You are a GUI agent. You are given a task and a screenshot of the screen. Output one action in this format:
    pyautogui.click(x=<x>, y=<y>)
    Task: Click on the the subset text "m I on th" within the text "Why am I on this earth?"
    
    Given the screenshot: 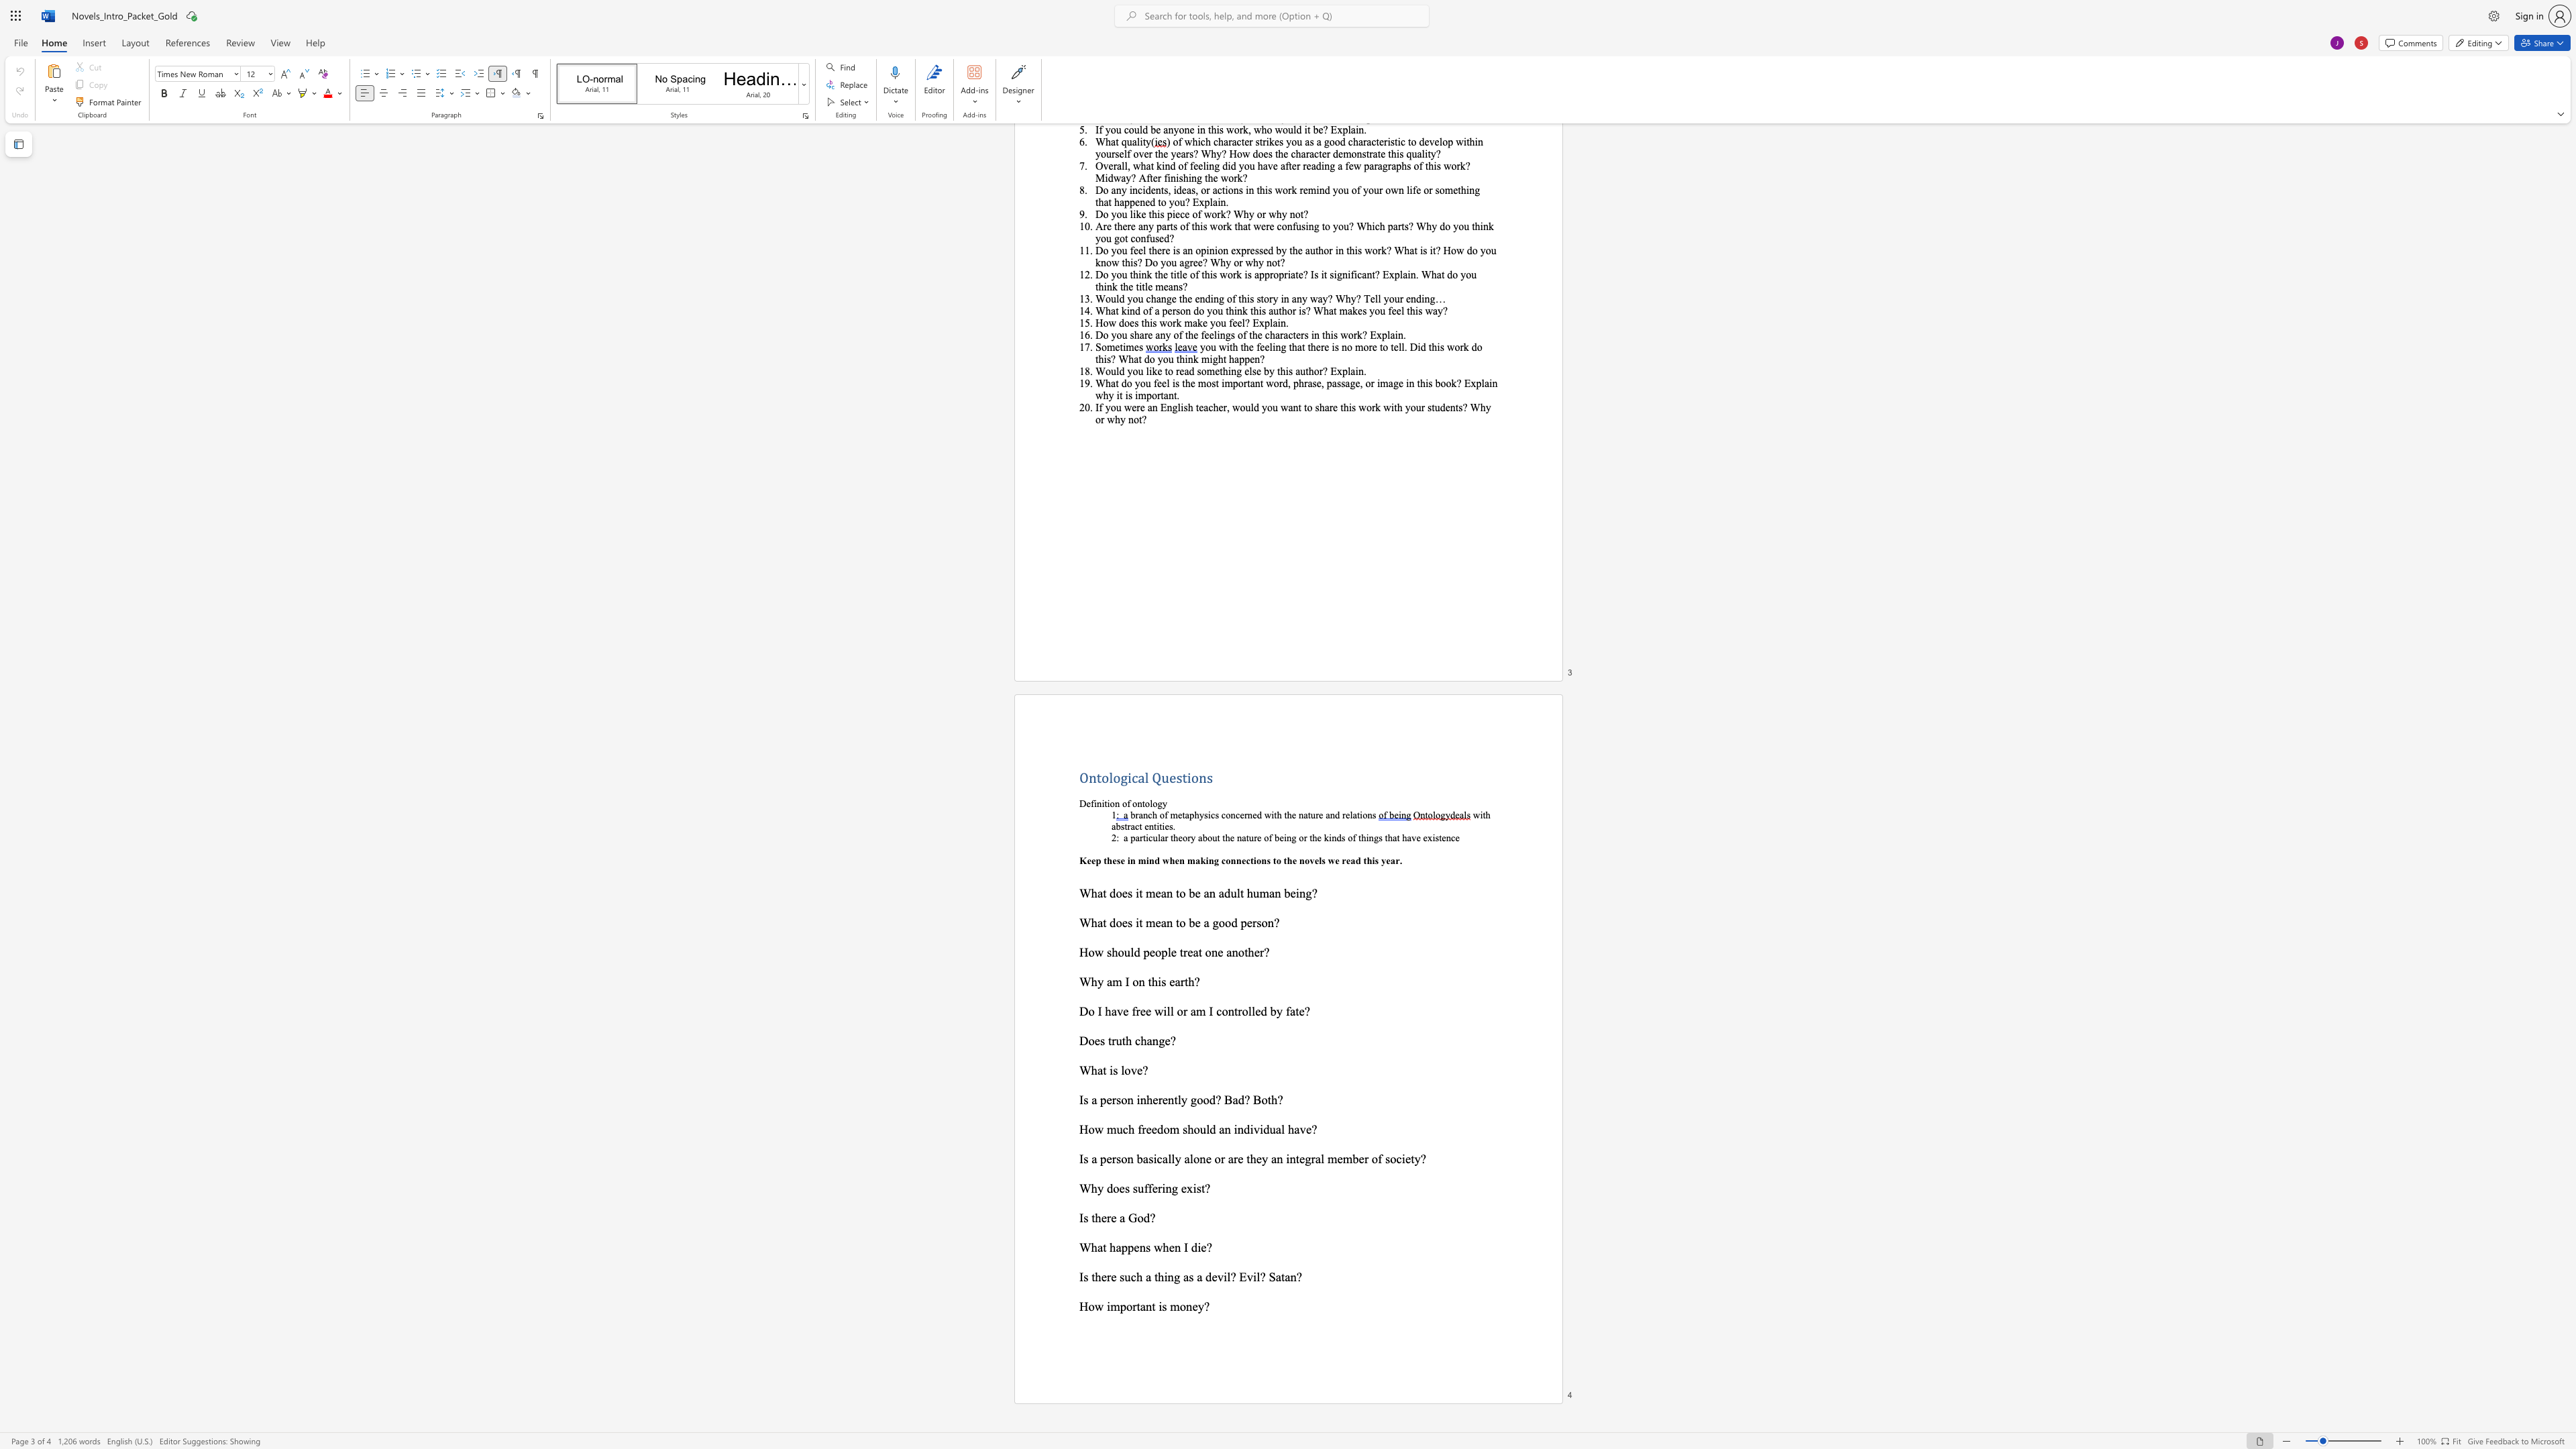 What is the action you would take?
    pyautogui.click(x=1112, y=981)
    